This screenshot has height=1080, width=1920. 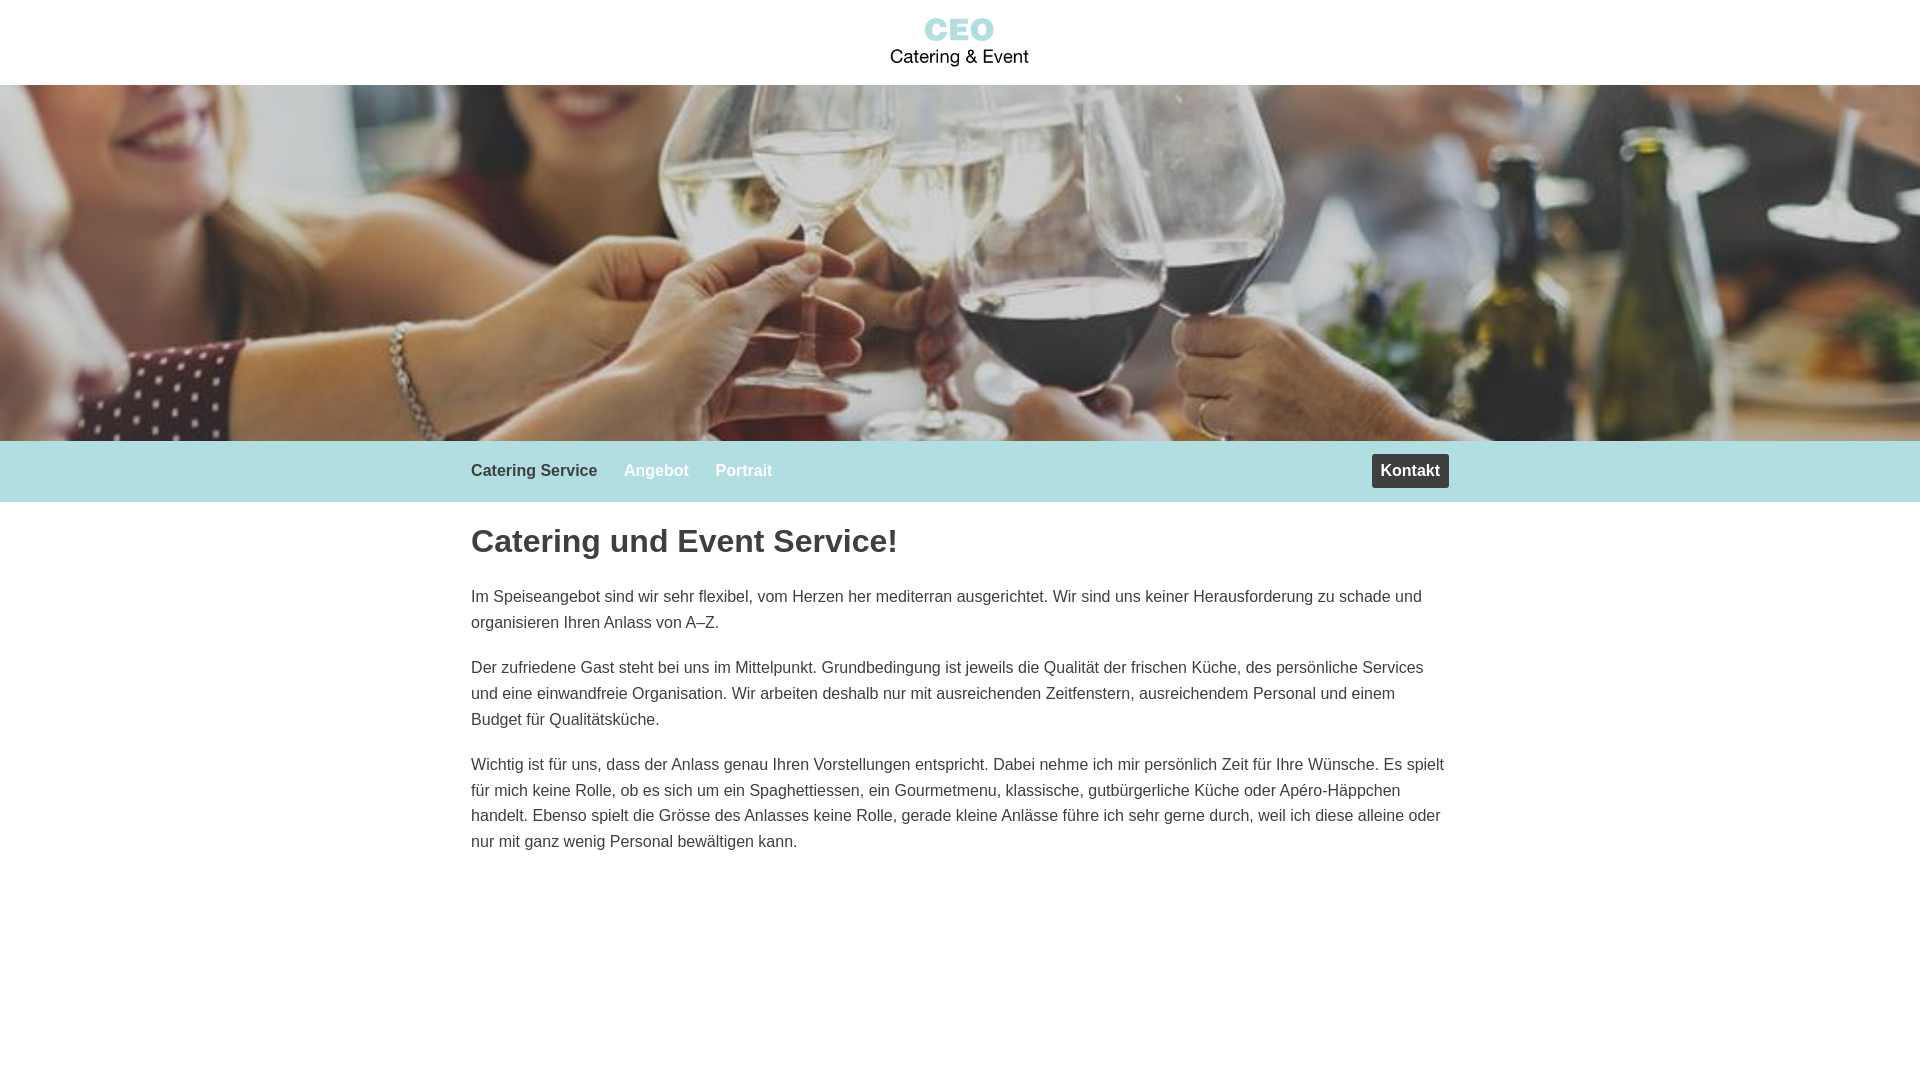 What do you see at coordinates (1409, 470) in the screenshot?
I see `'Kontakt'` at bounding box center [1409, 470].